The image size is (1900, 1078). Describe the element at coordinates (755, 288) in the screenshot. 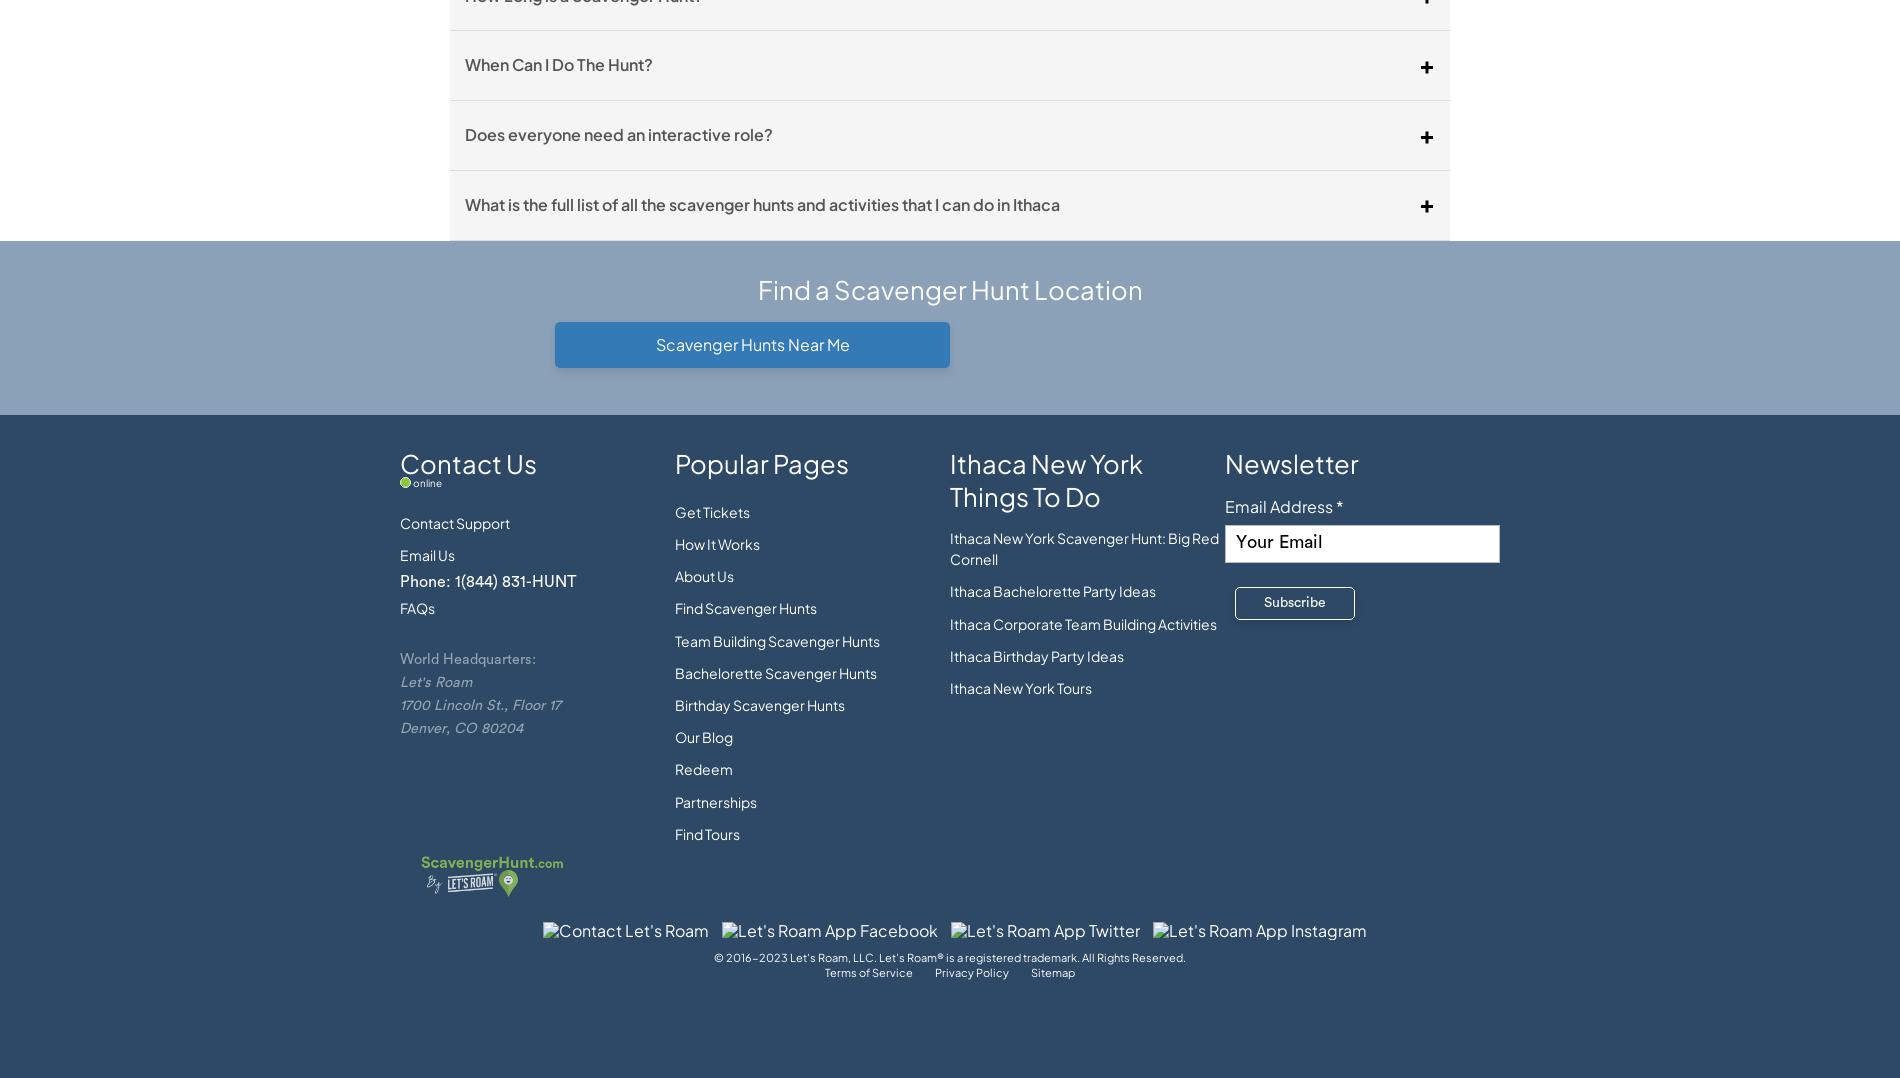

I see `'Find a Scavenger Hunt Location'` at that location.